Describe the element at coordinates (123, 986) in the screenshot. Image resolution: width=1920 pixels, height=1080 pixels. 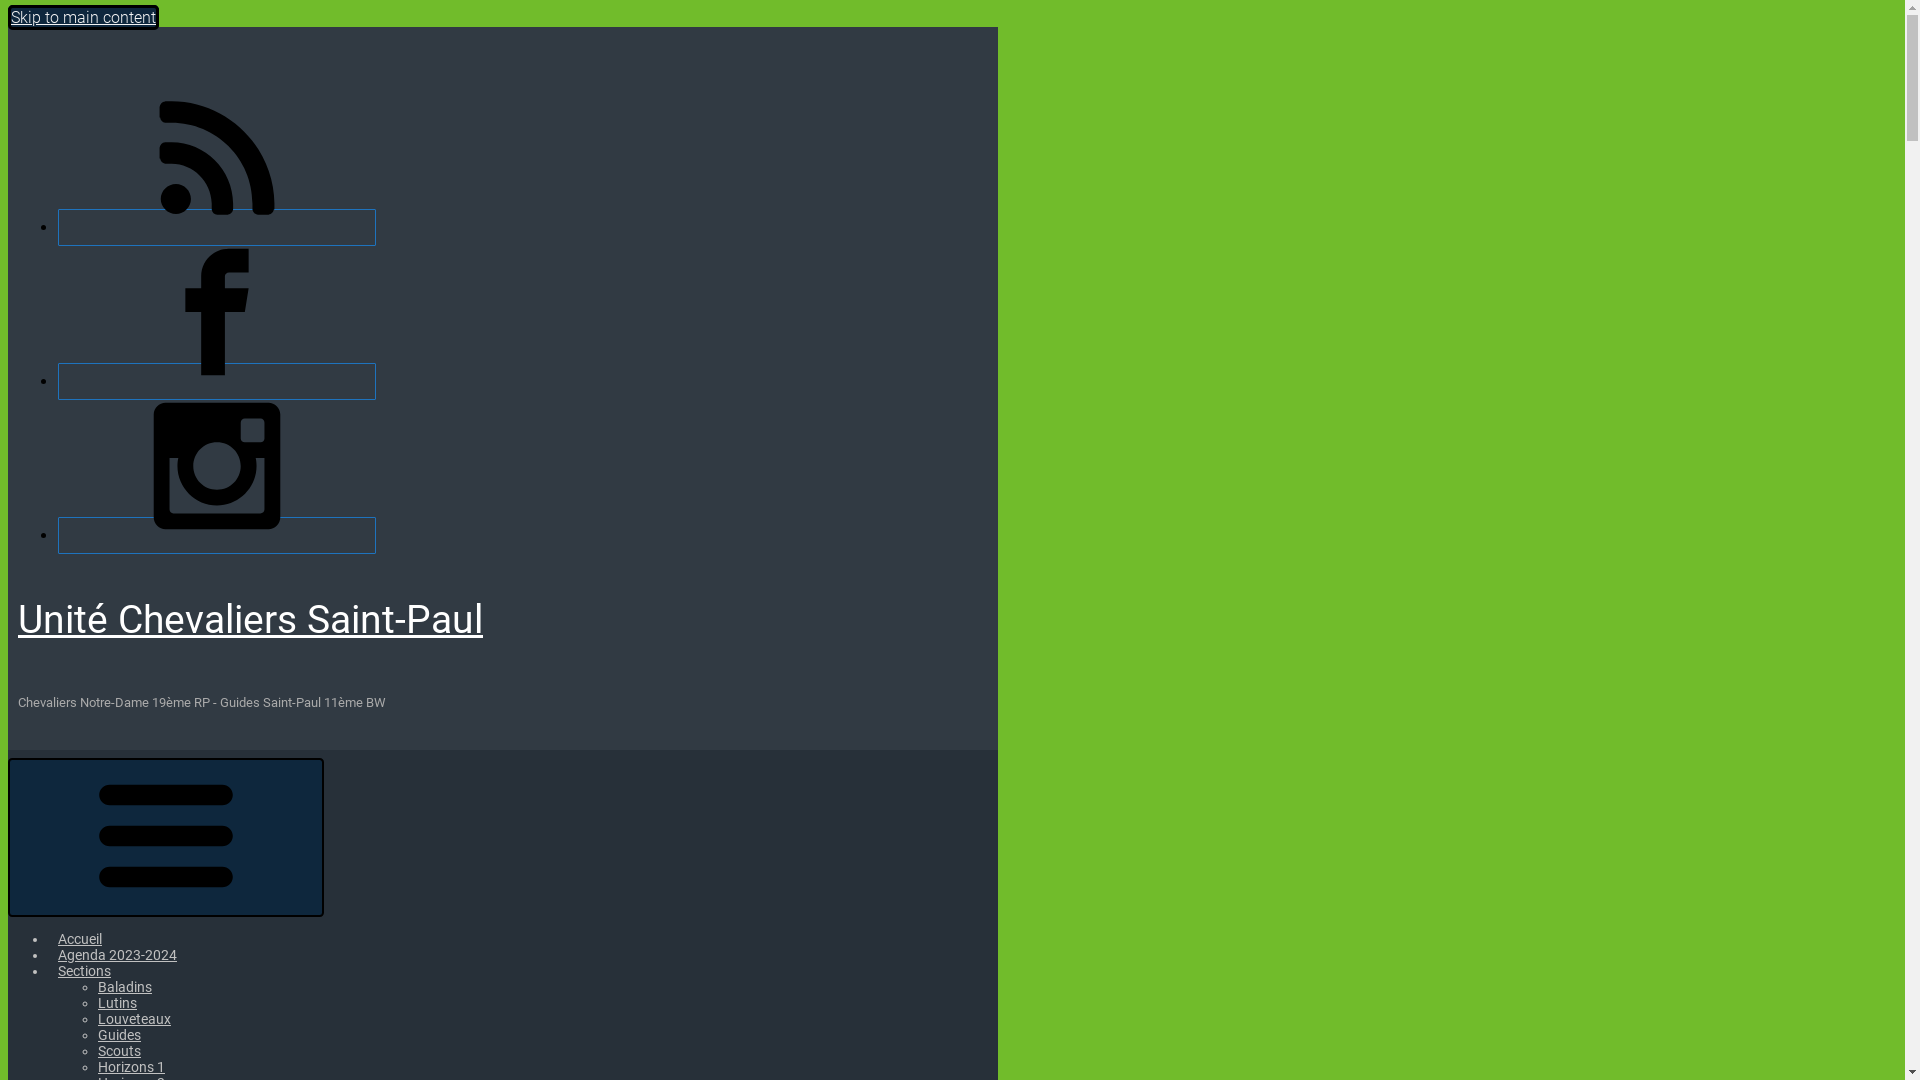
I see `'Baladins'` at that location.